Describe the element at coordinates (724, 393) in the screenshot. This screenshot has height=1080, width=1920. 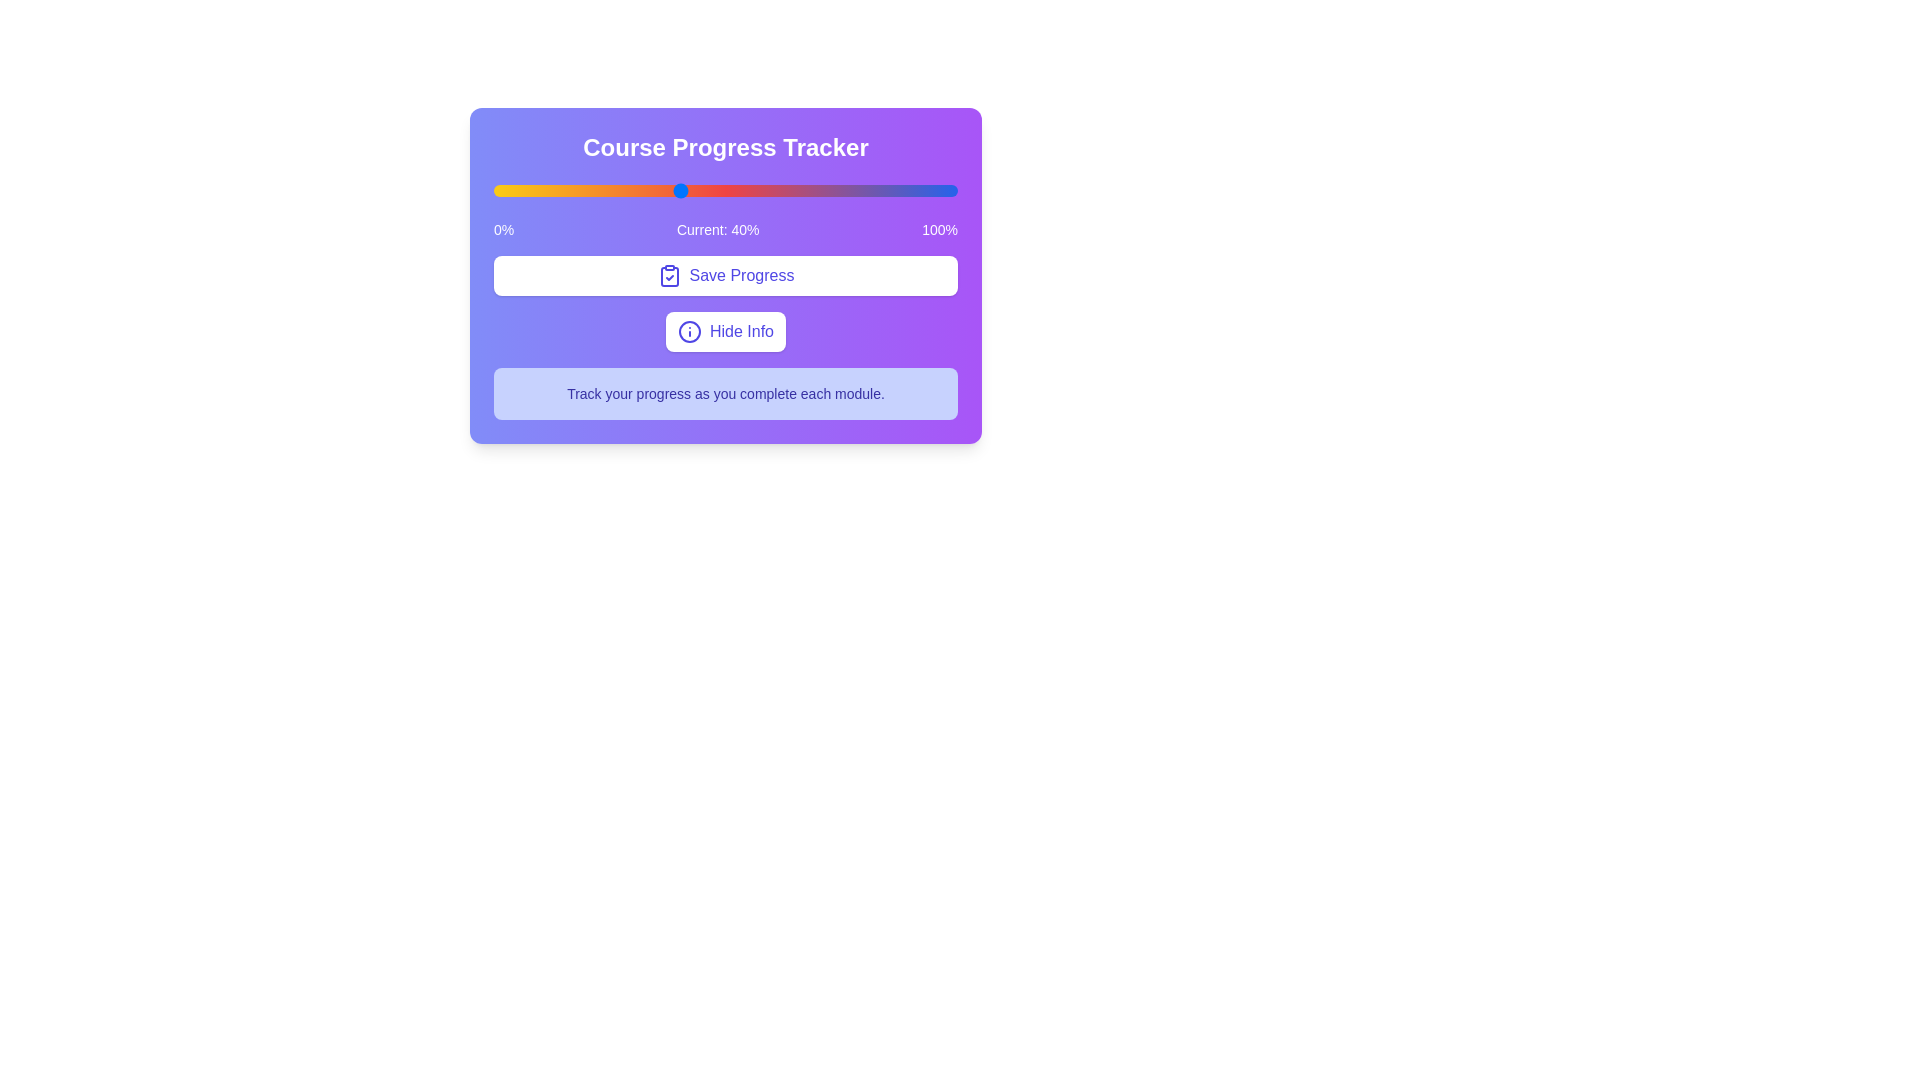
I see `the Text Information Box located at the bottom of the 'Course Progress Tracker' card, which is horizontally centered and positioned below the 'Hide Info' button` at that location.